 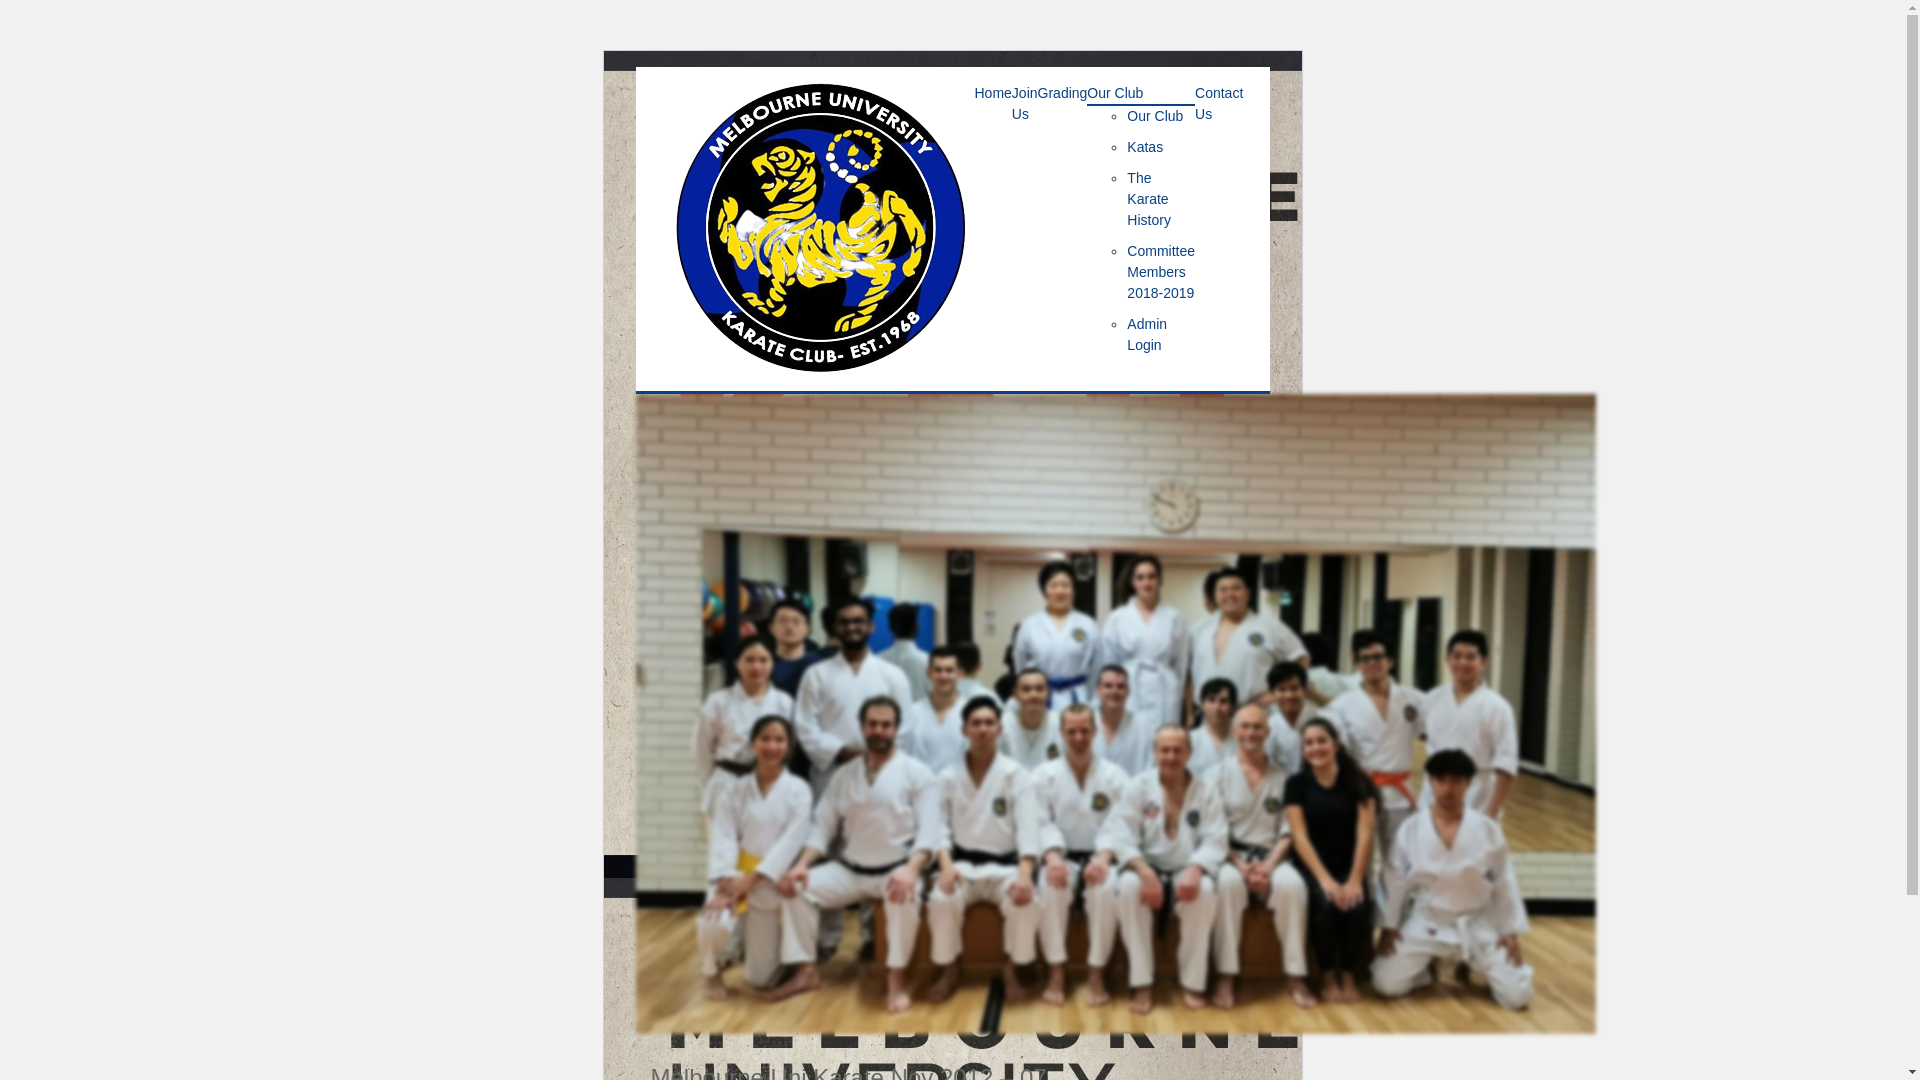 I want to click on 'Contact Us', so click(x=1195, y=102).